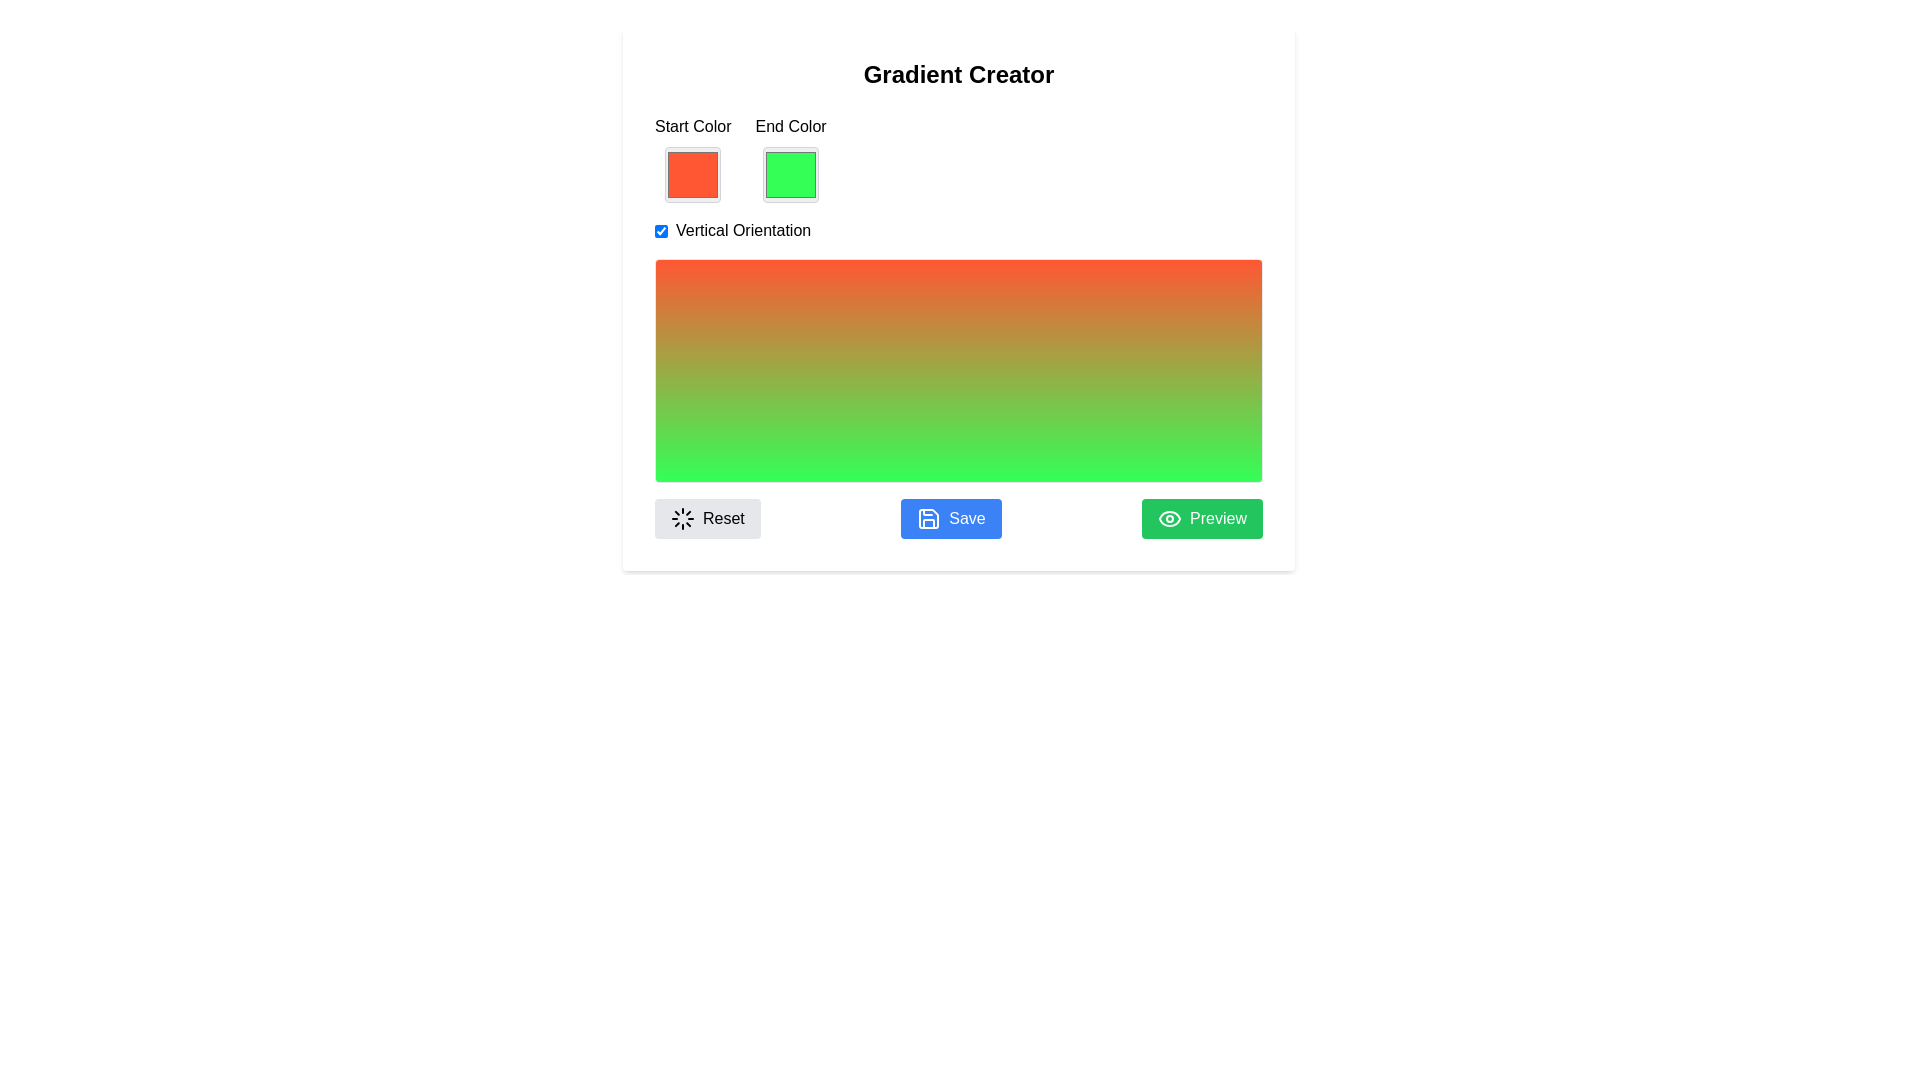 This screenshot has height=1080, width=1920. Describe the element at coordinates (661, 230) in the screenshot. I see `the leftmost checkbox that toggles the orientation of the gradient between vertical and horizontal` at that location.